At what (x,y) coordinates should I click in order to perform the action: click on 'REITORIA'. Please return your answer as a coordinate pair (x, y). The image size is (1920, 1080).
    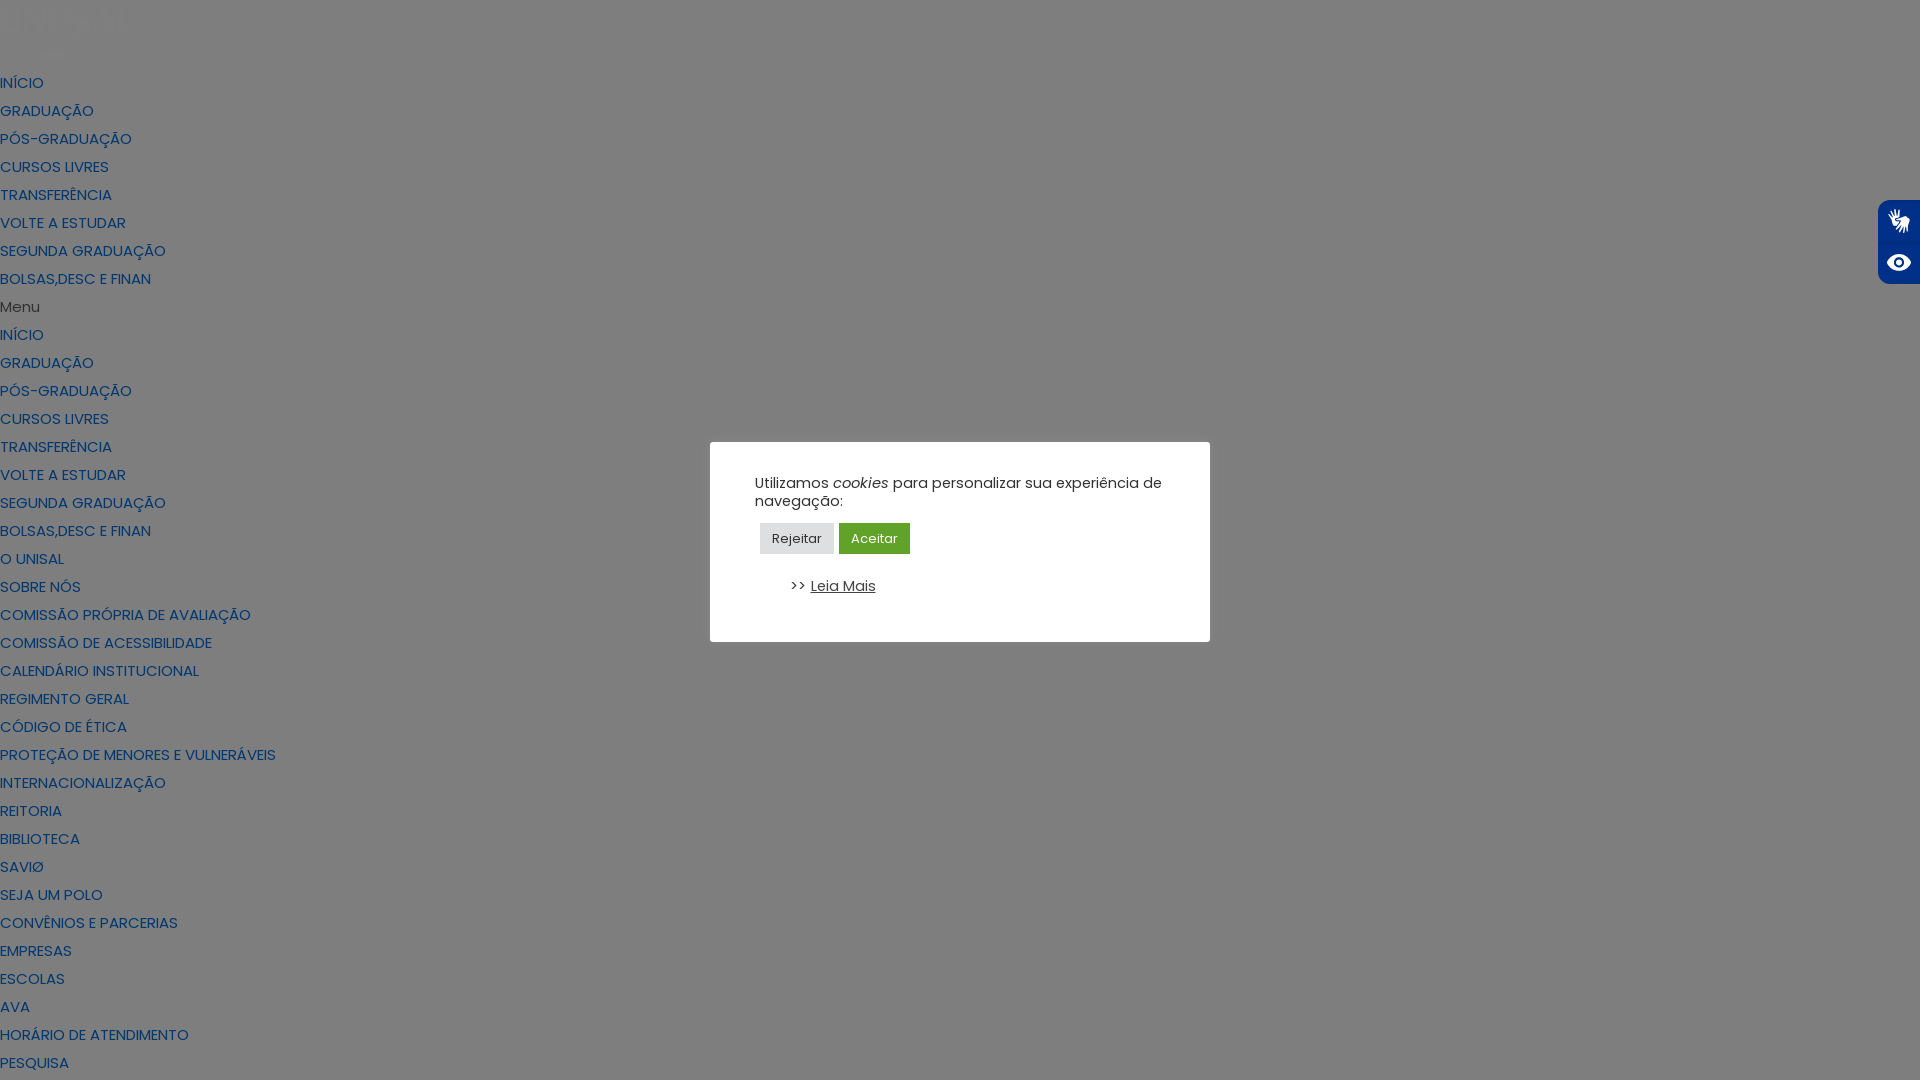
    Looking at the image, I should click on (30, 810).